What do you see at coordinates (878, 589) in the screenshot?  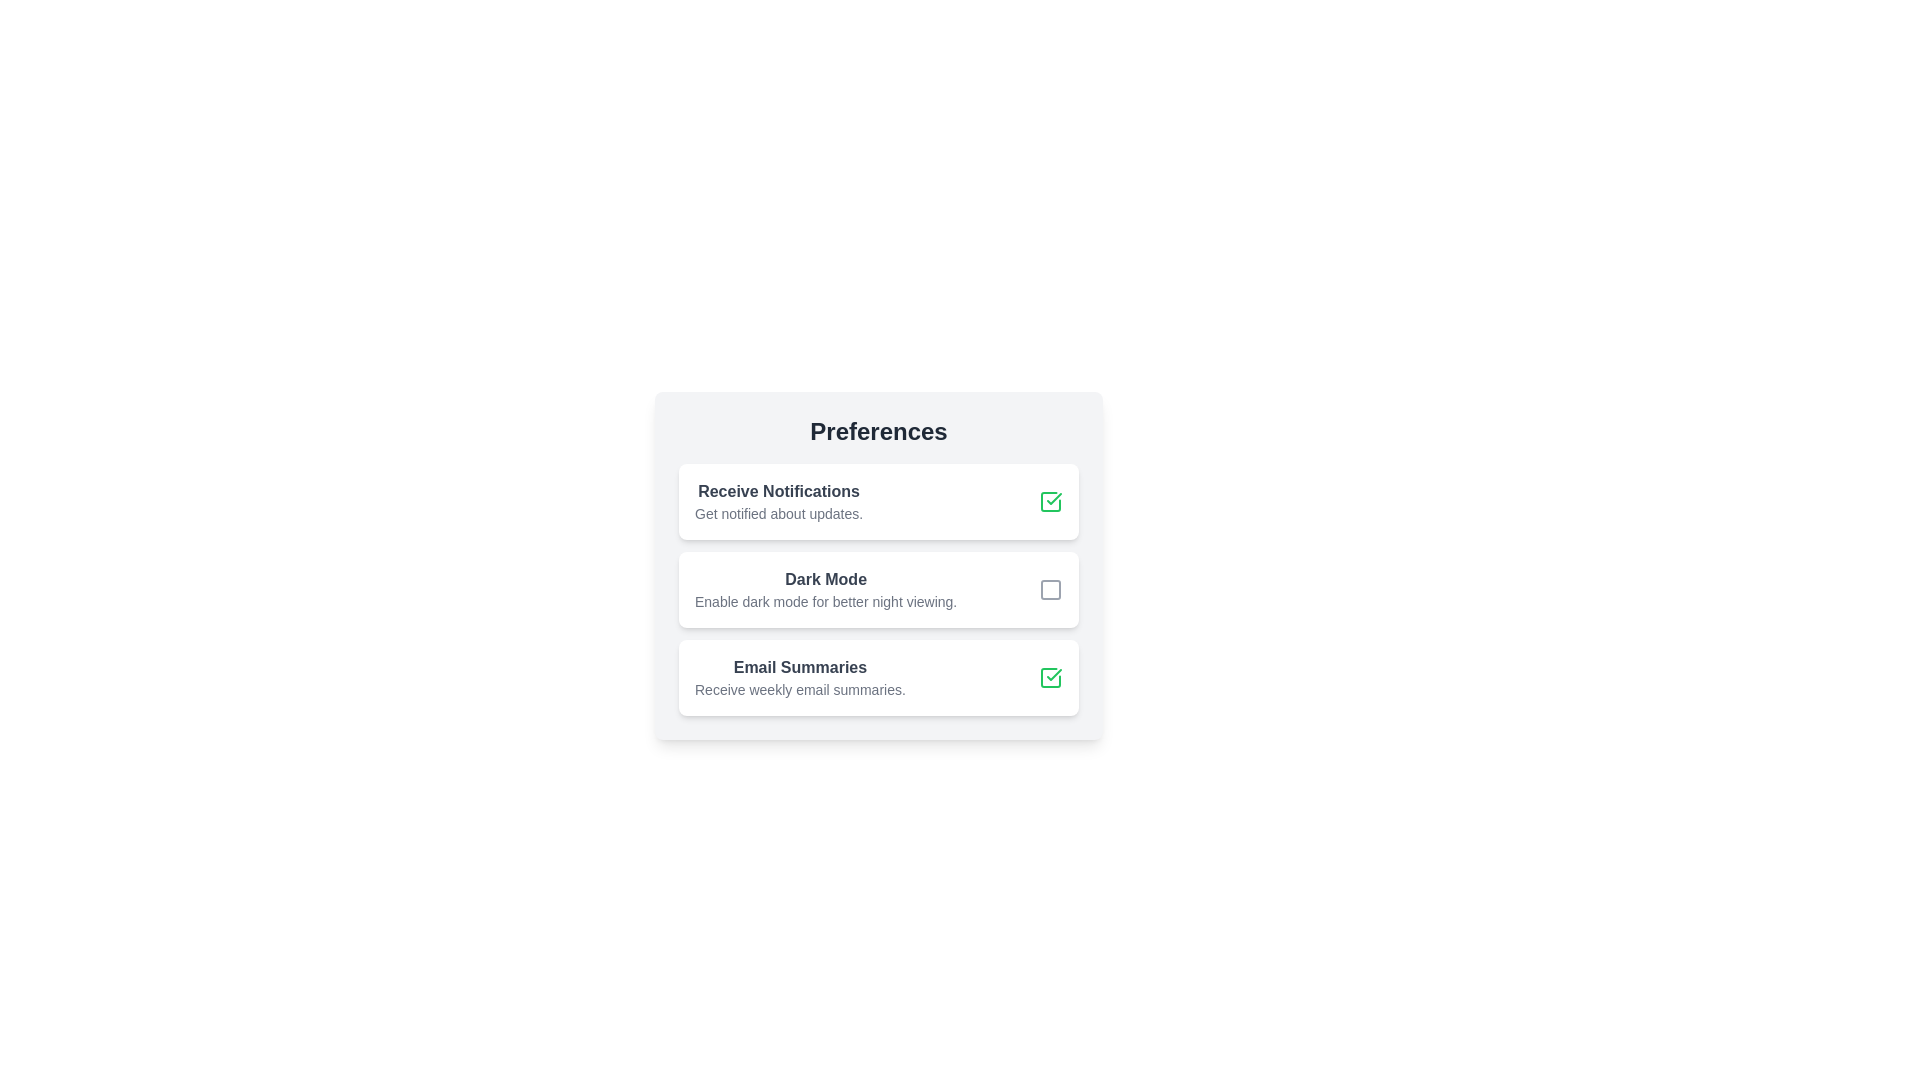 I see `the checkbox in the second item of the vertical list` at bounding box center [878, 589].